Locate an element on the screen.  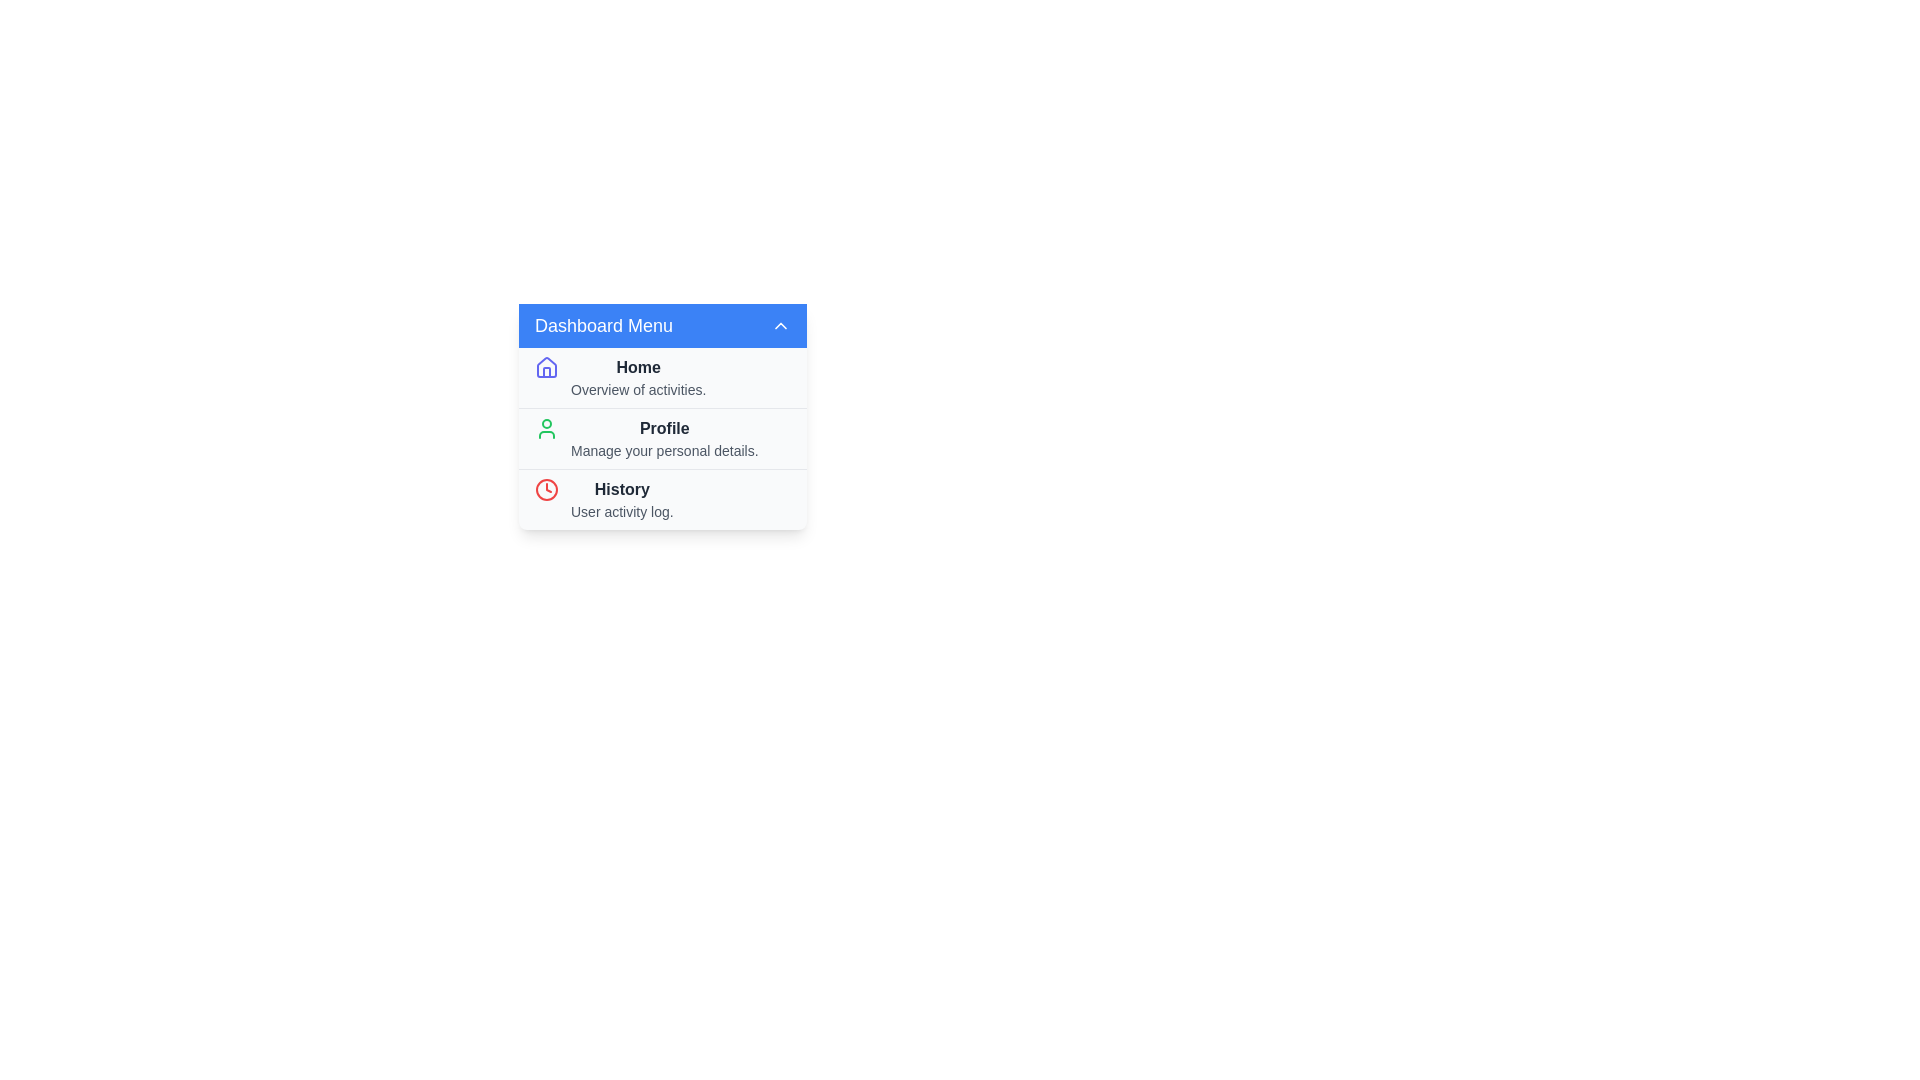
the 'History' text label, which is styled in bold dark gray and positioned last in a vertical menu list, below 'Profile' and above the description 'User activity log' is located at coordinates (621, 489).